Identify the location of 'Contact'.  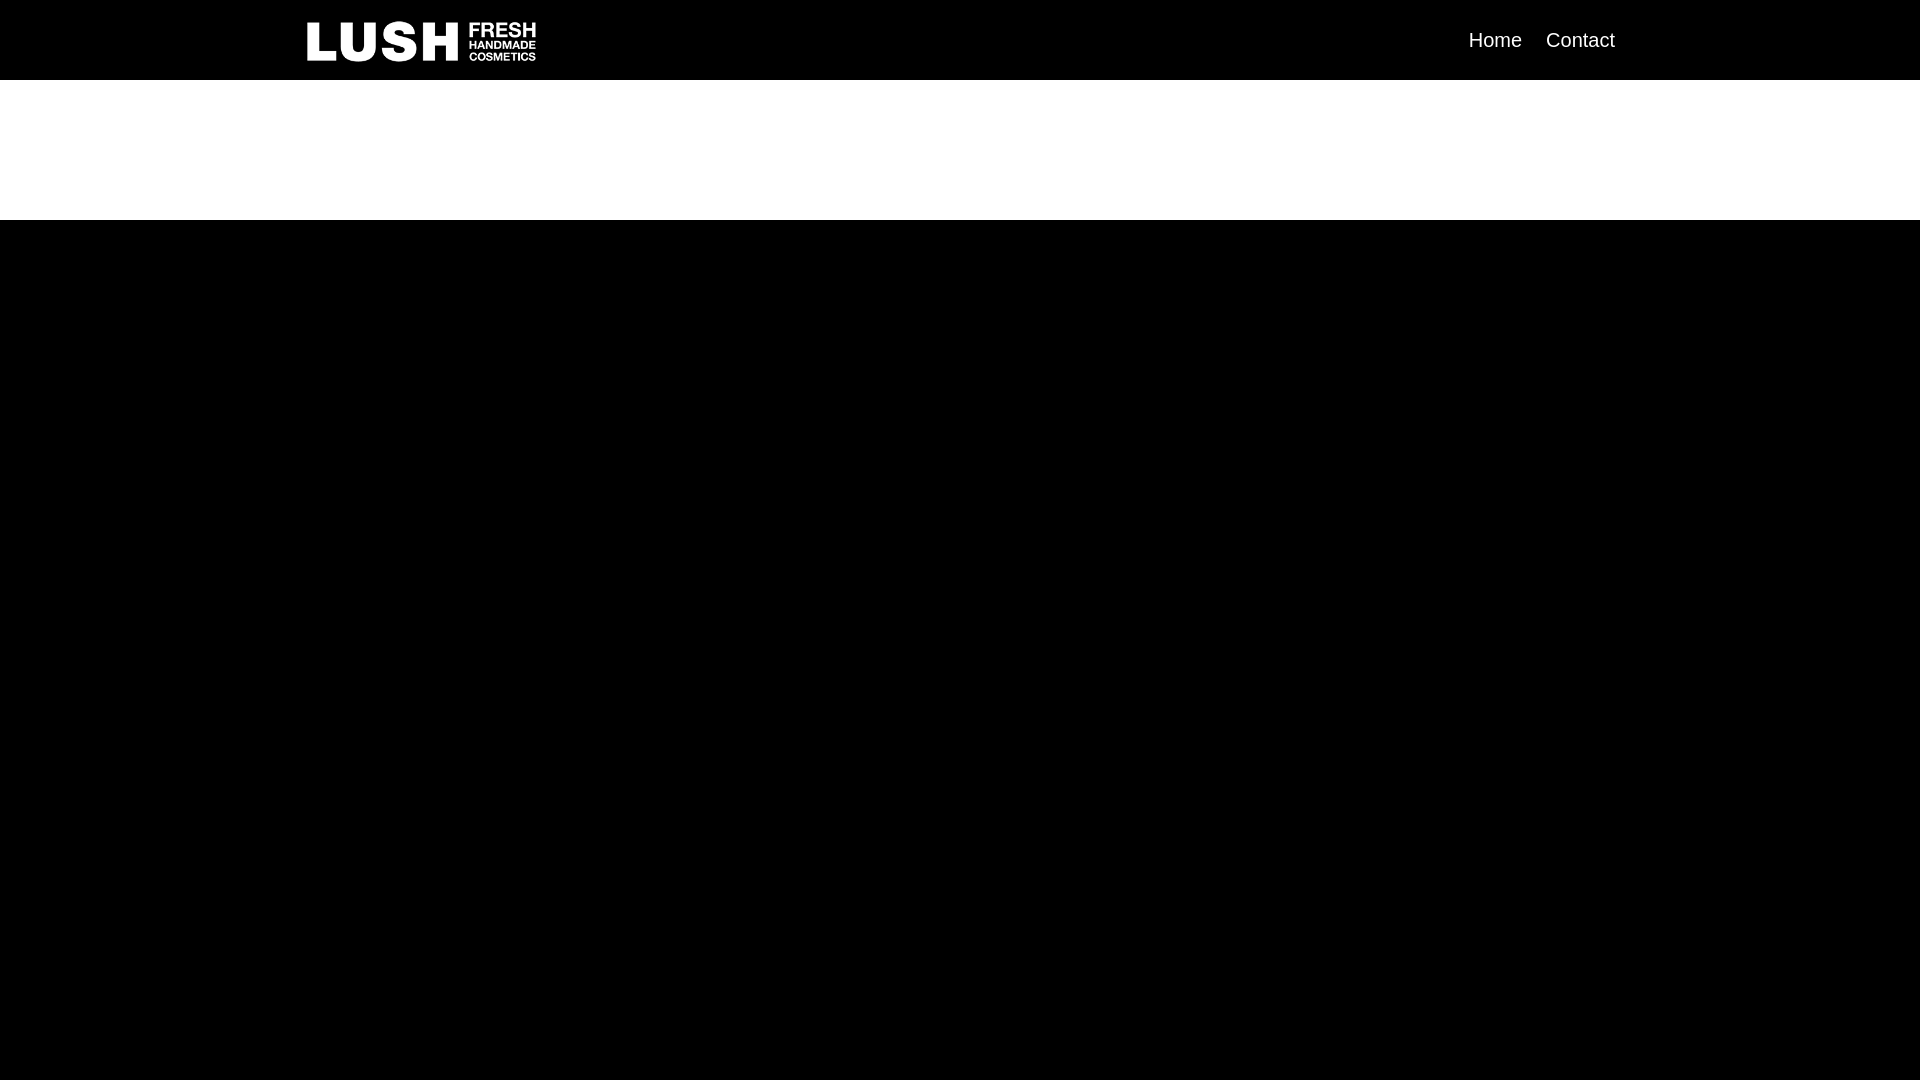
(1579, 39).